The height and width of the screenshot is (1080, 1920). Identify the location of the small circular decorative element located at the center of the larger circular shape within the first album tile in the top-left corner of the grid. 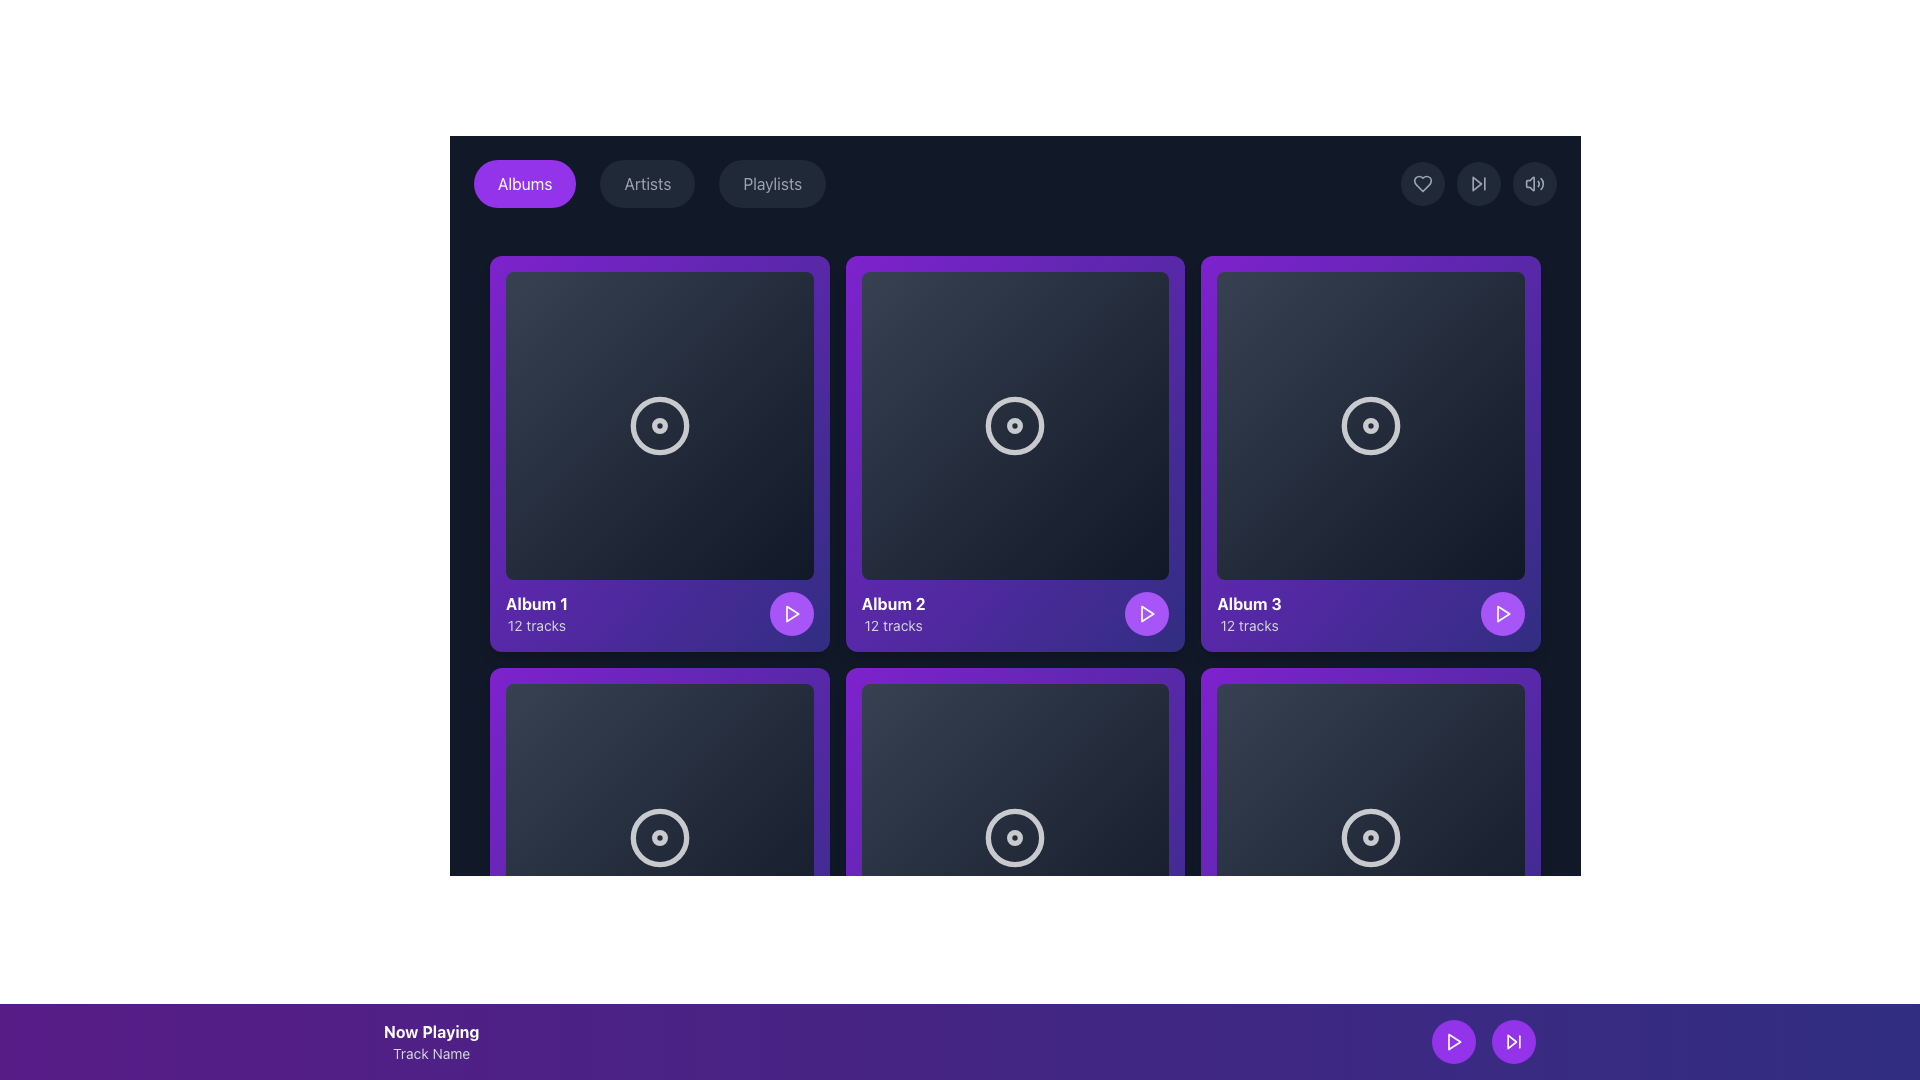
(659, 424).